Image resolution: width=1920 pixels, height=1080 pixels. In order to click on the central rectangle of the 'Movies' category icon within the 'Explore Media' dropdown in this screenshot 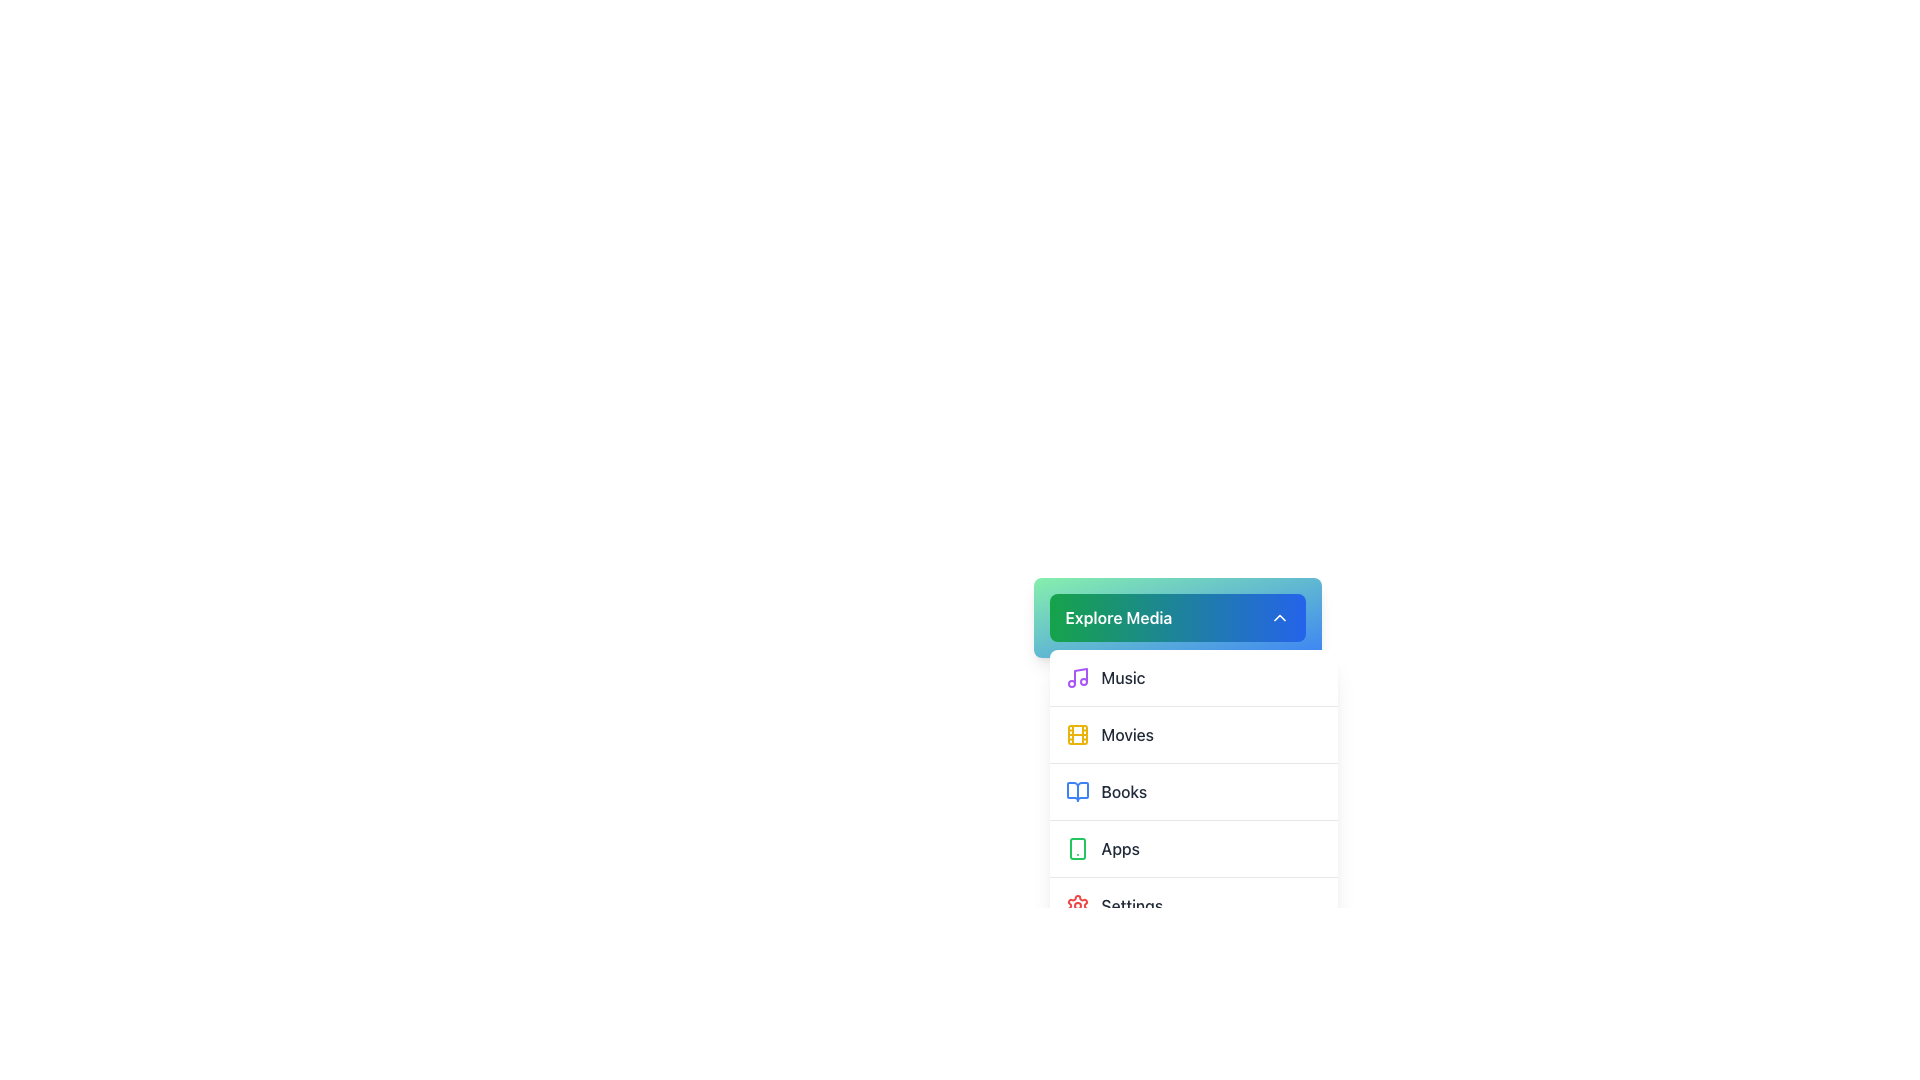, I will do `click(1076, 735)`.